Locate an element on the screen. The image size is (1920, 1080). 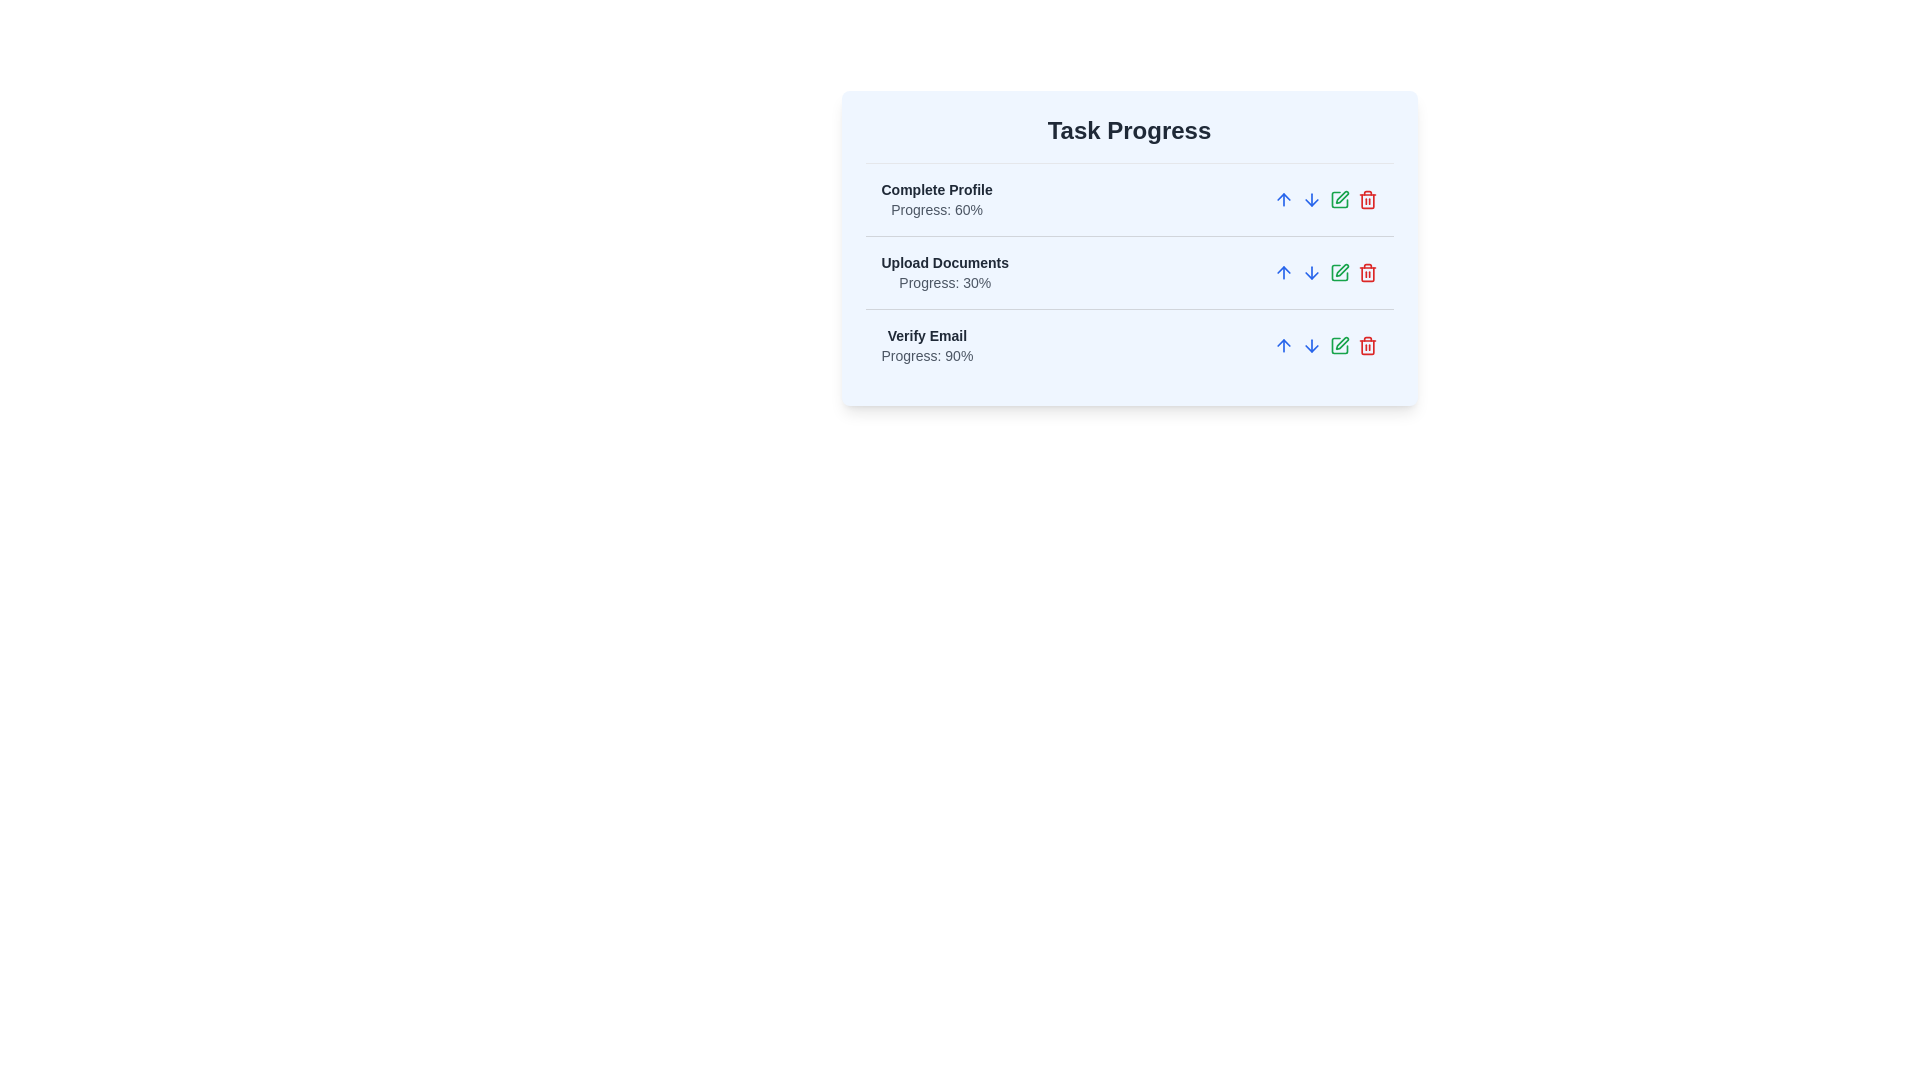
the green pencil icon, which is the third icon among four horizontally aligned icons is located at coordinates (1325, 273).